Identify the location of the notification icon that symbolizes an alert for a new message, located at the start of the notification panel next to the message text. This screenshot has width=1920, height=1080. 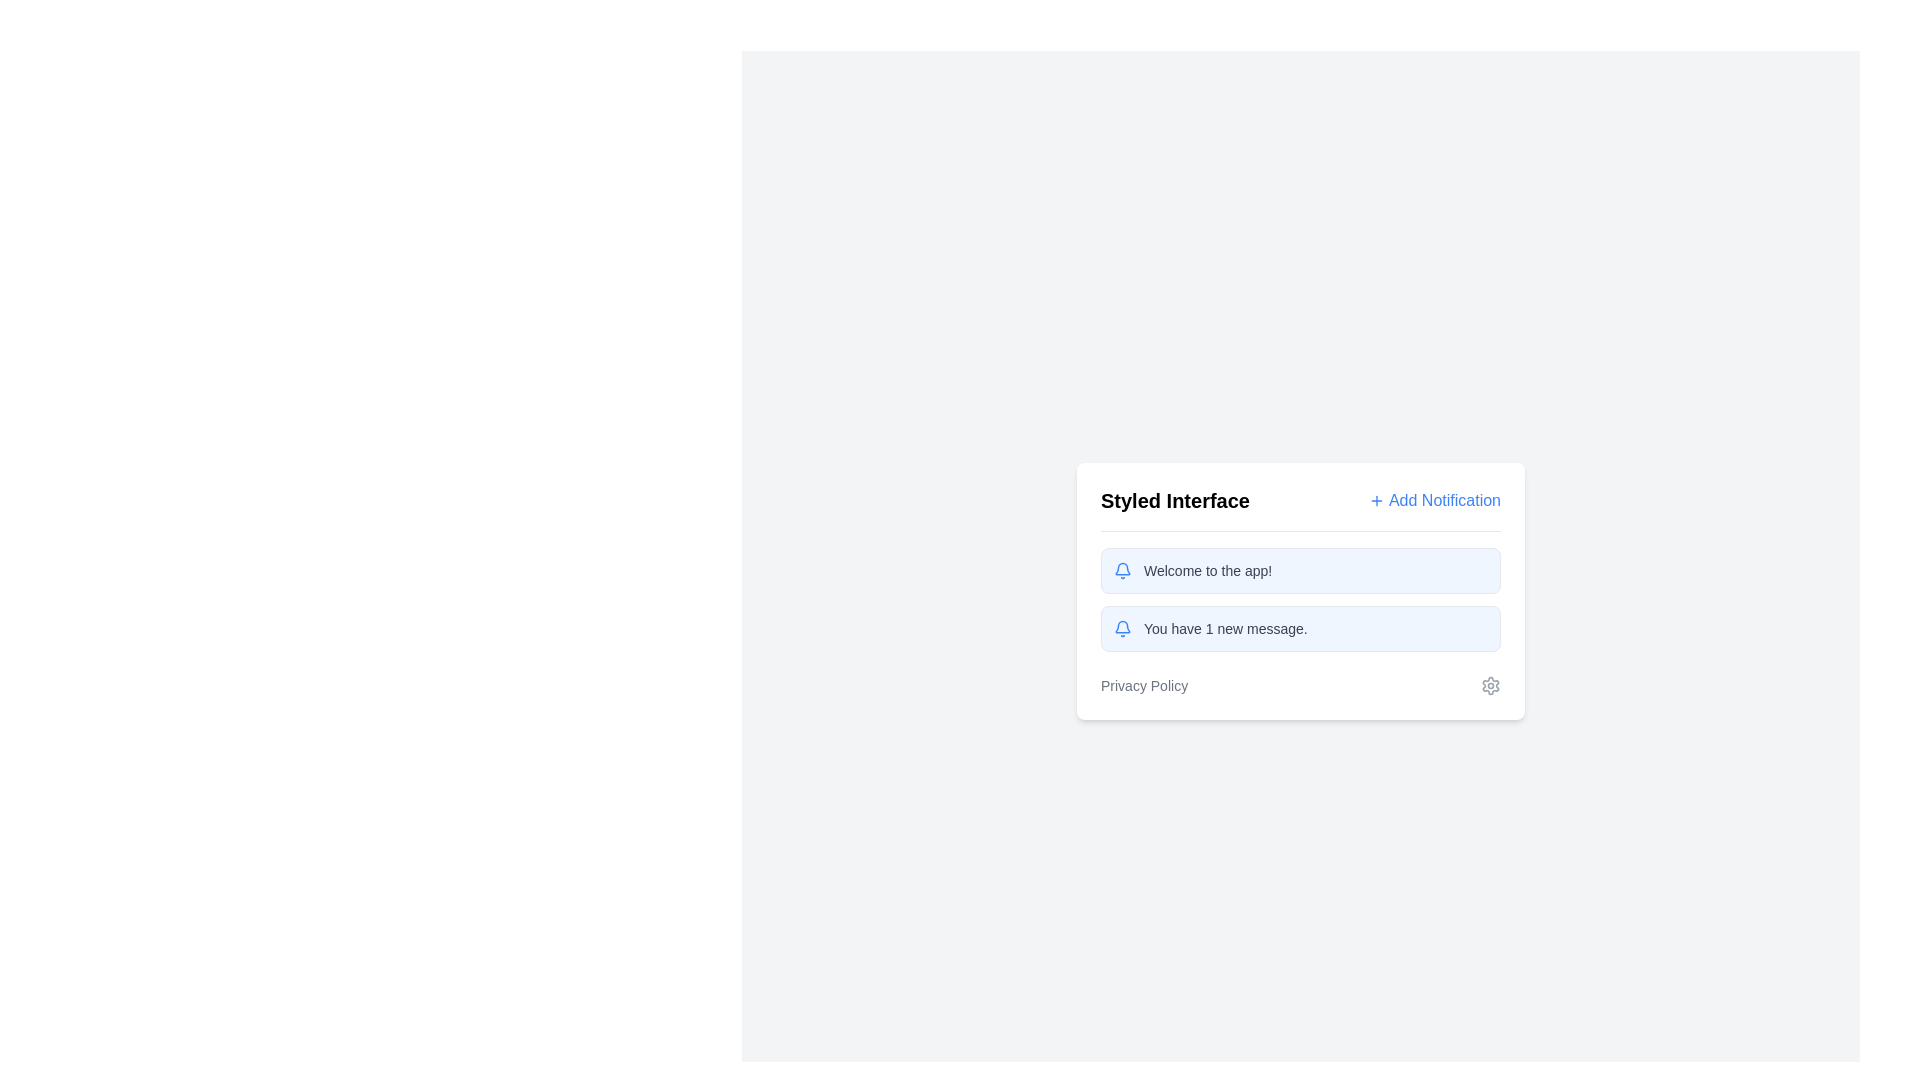
(1123, 627).